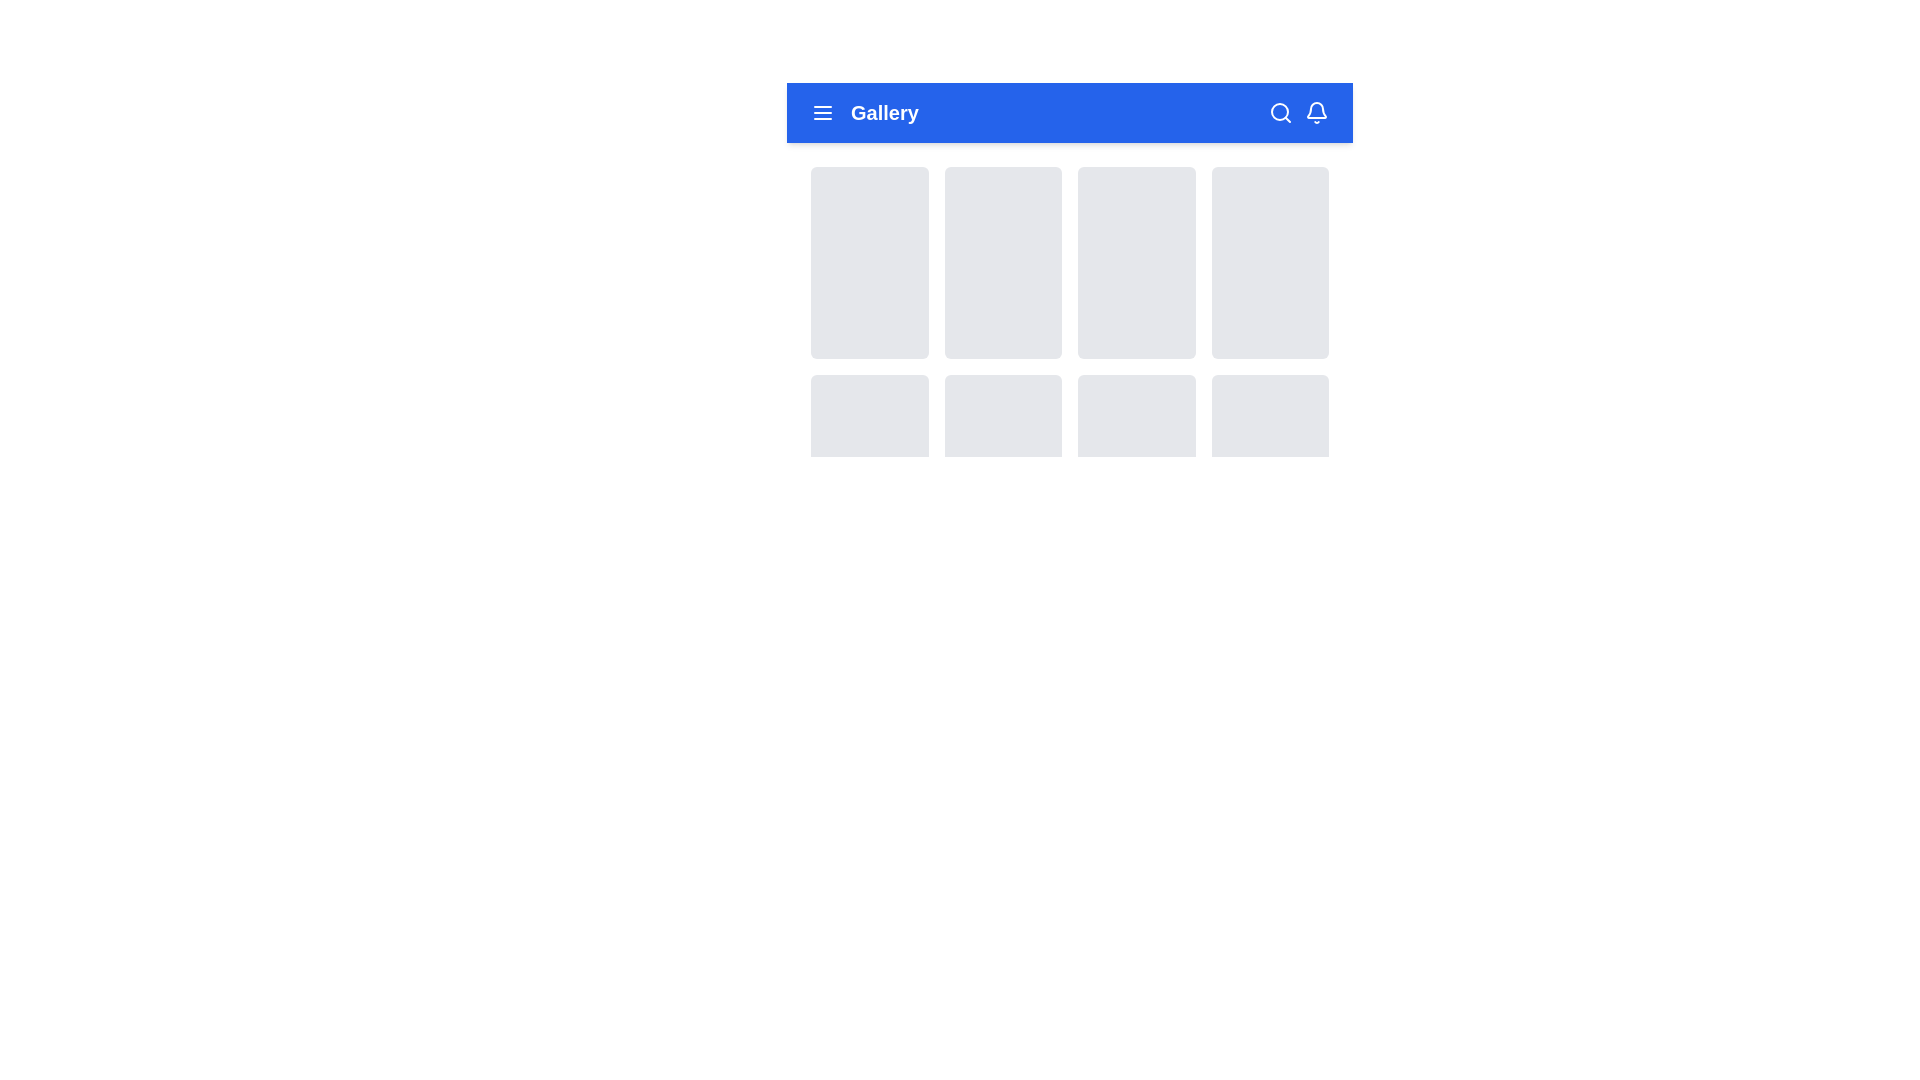 The image size is (1920, 1080). What do you see at coordinates (869, 261) in the screenshot?
I see `on the first tile in the grid layout, located at the top-left corner` at bounding box center [869, 261].